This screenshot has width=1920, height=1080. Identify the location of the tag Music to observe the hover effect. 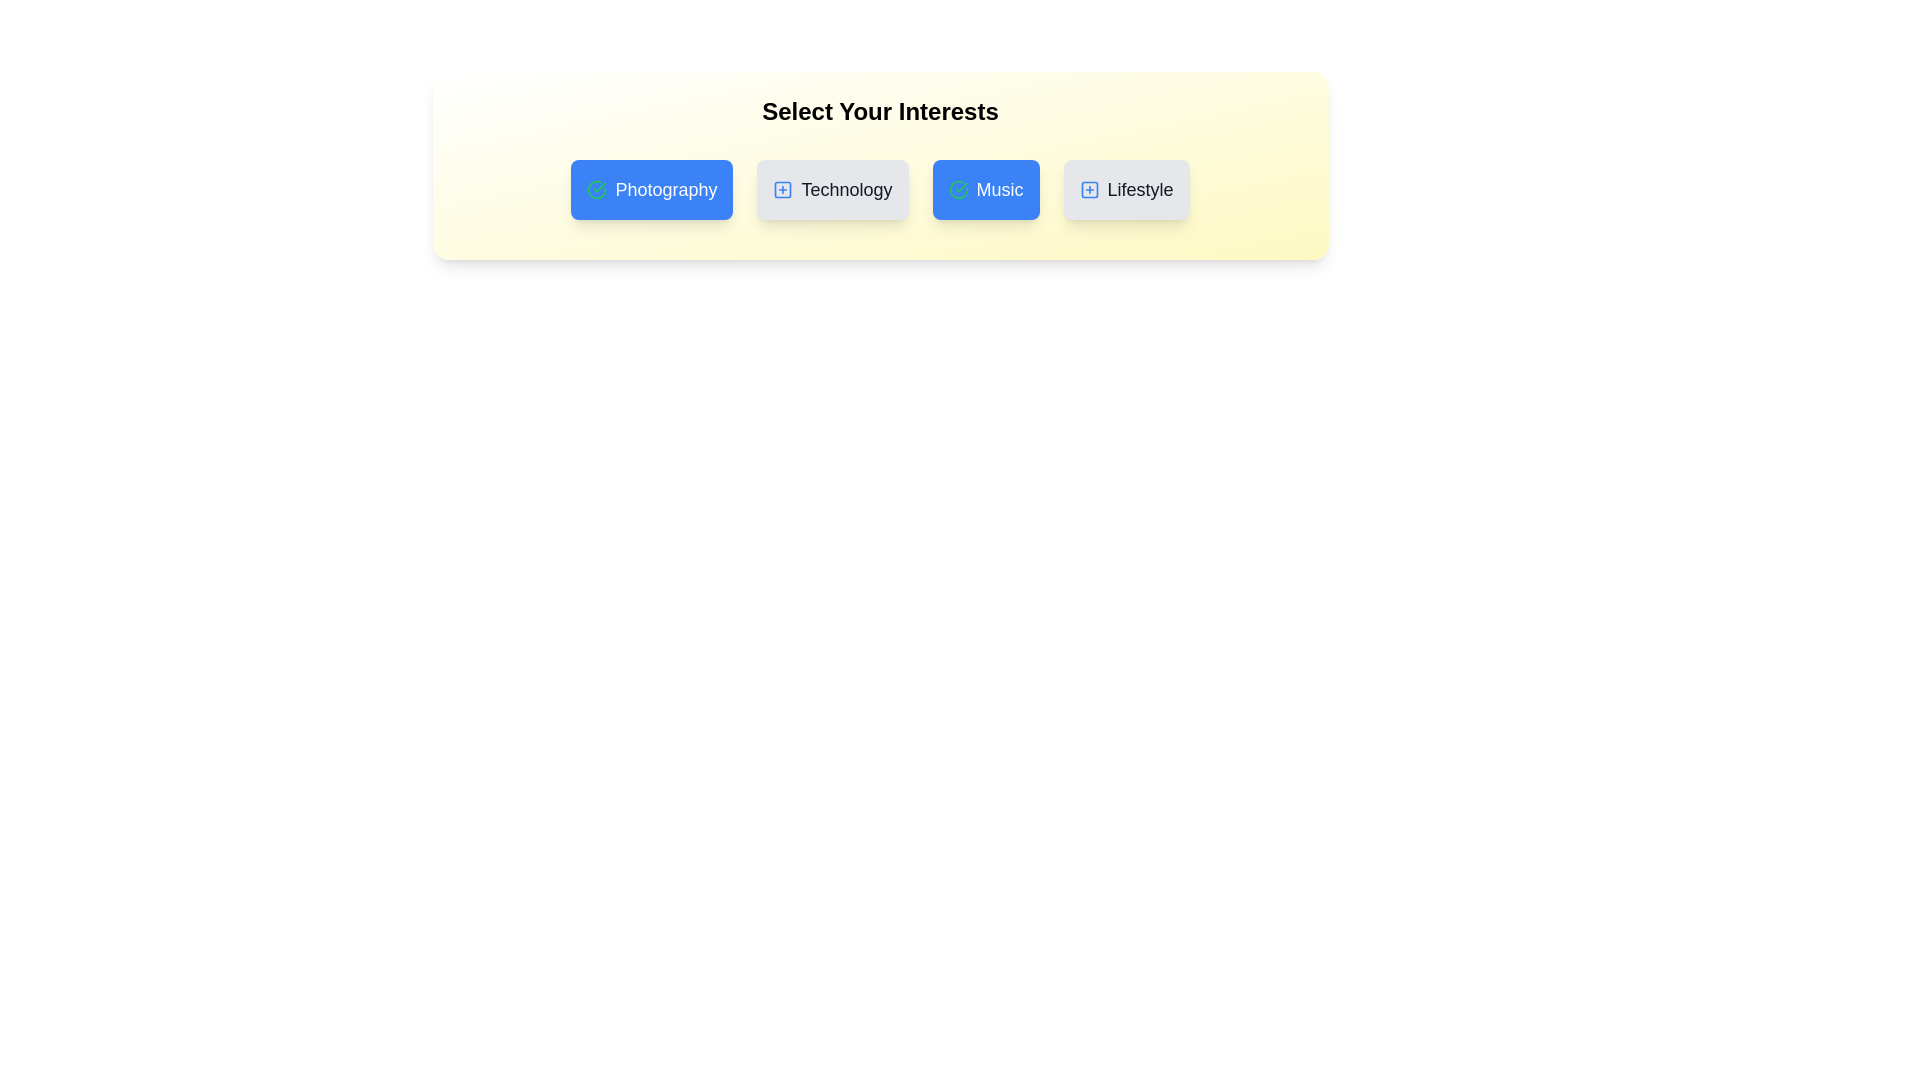
(985, 189).